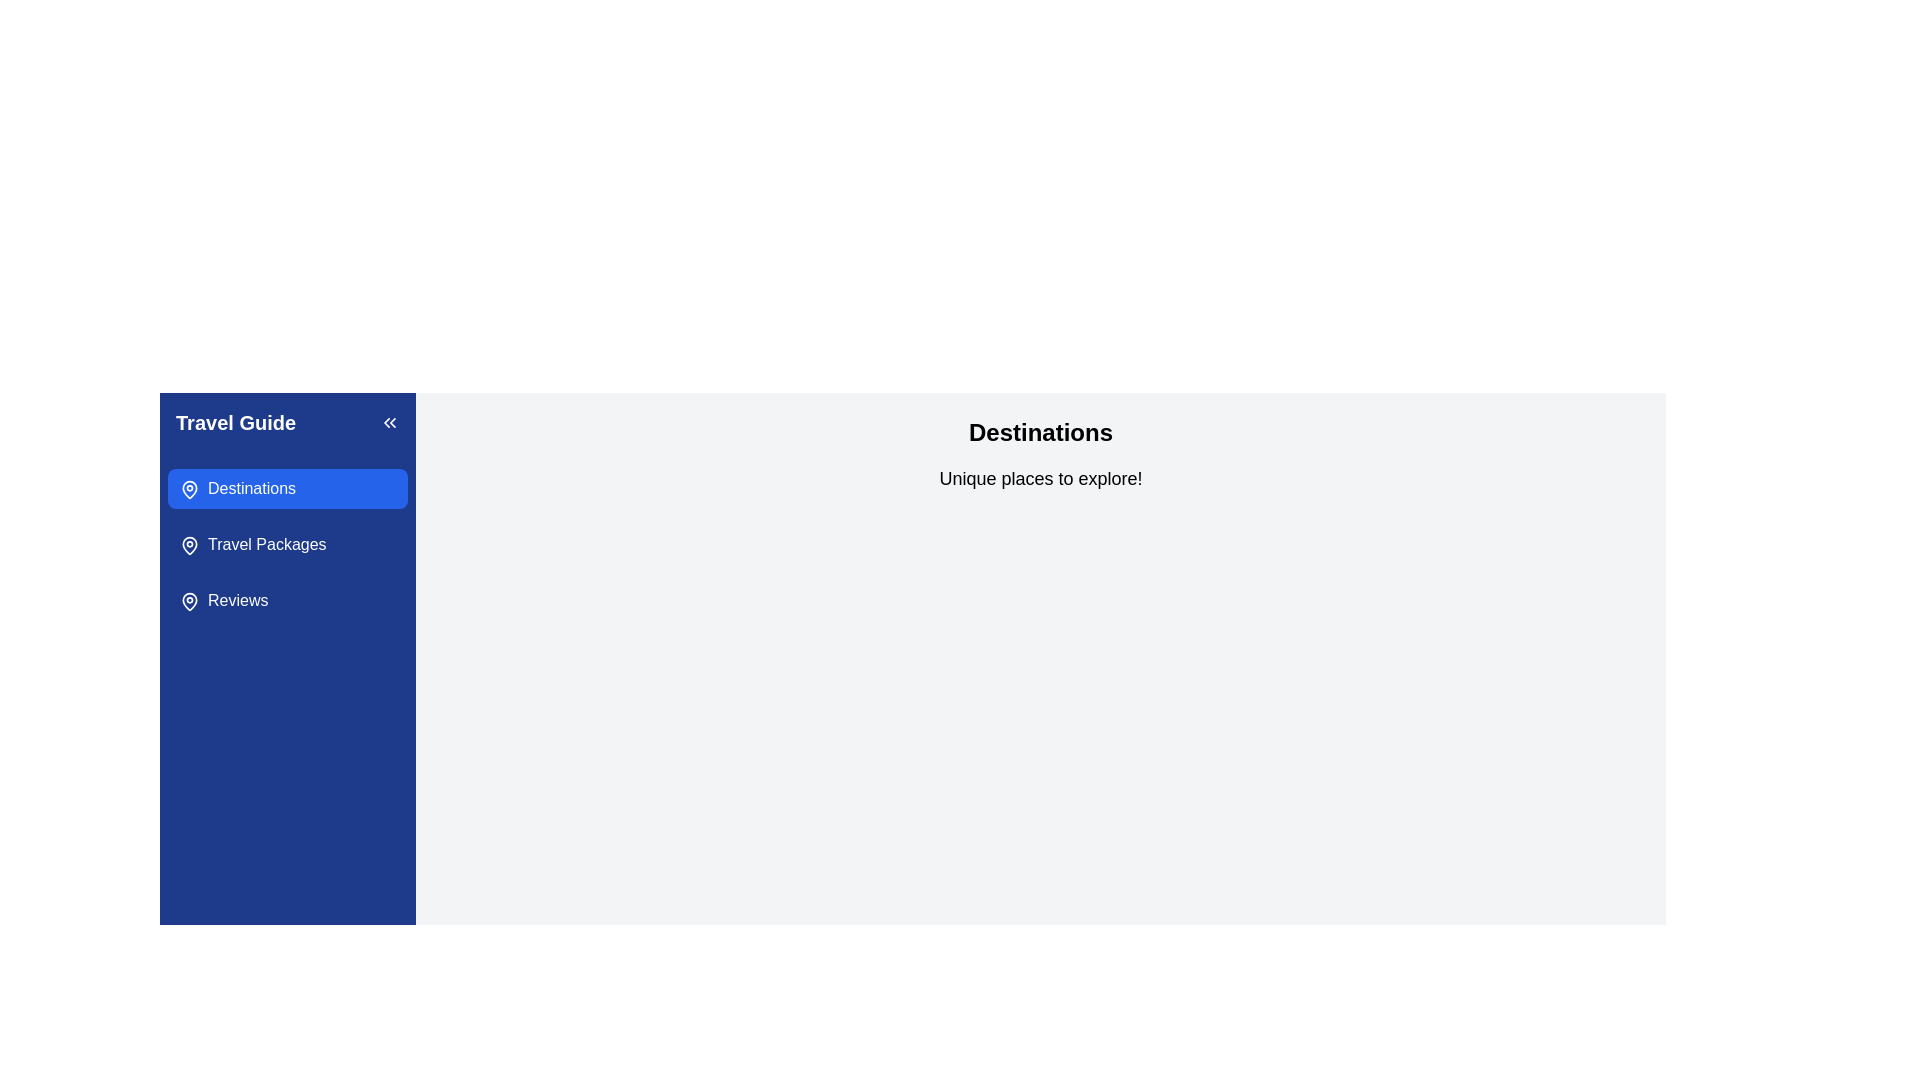  What do you see at coordinates (287, 544) in the screenshot?
I see `the 'Travel Packages' button, which is a horizontally elongated button with a white label and a blue background located between the 'Destinations' and 'Reviews' options in the navigation list` at bounding box center [287, 544].